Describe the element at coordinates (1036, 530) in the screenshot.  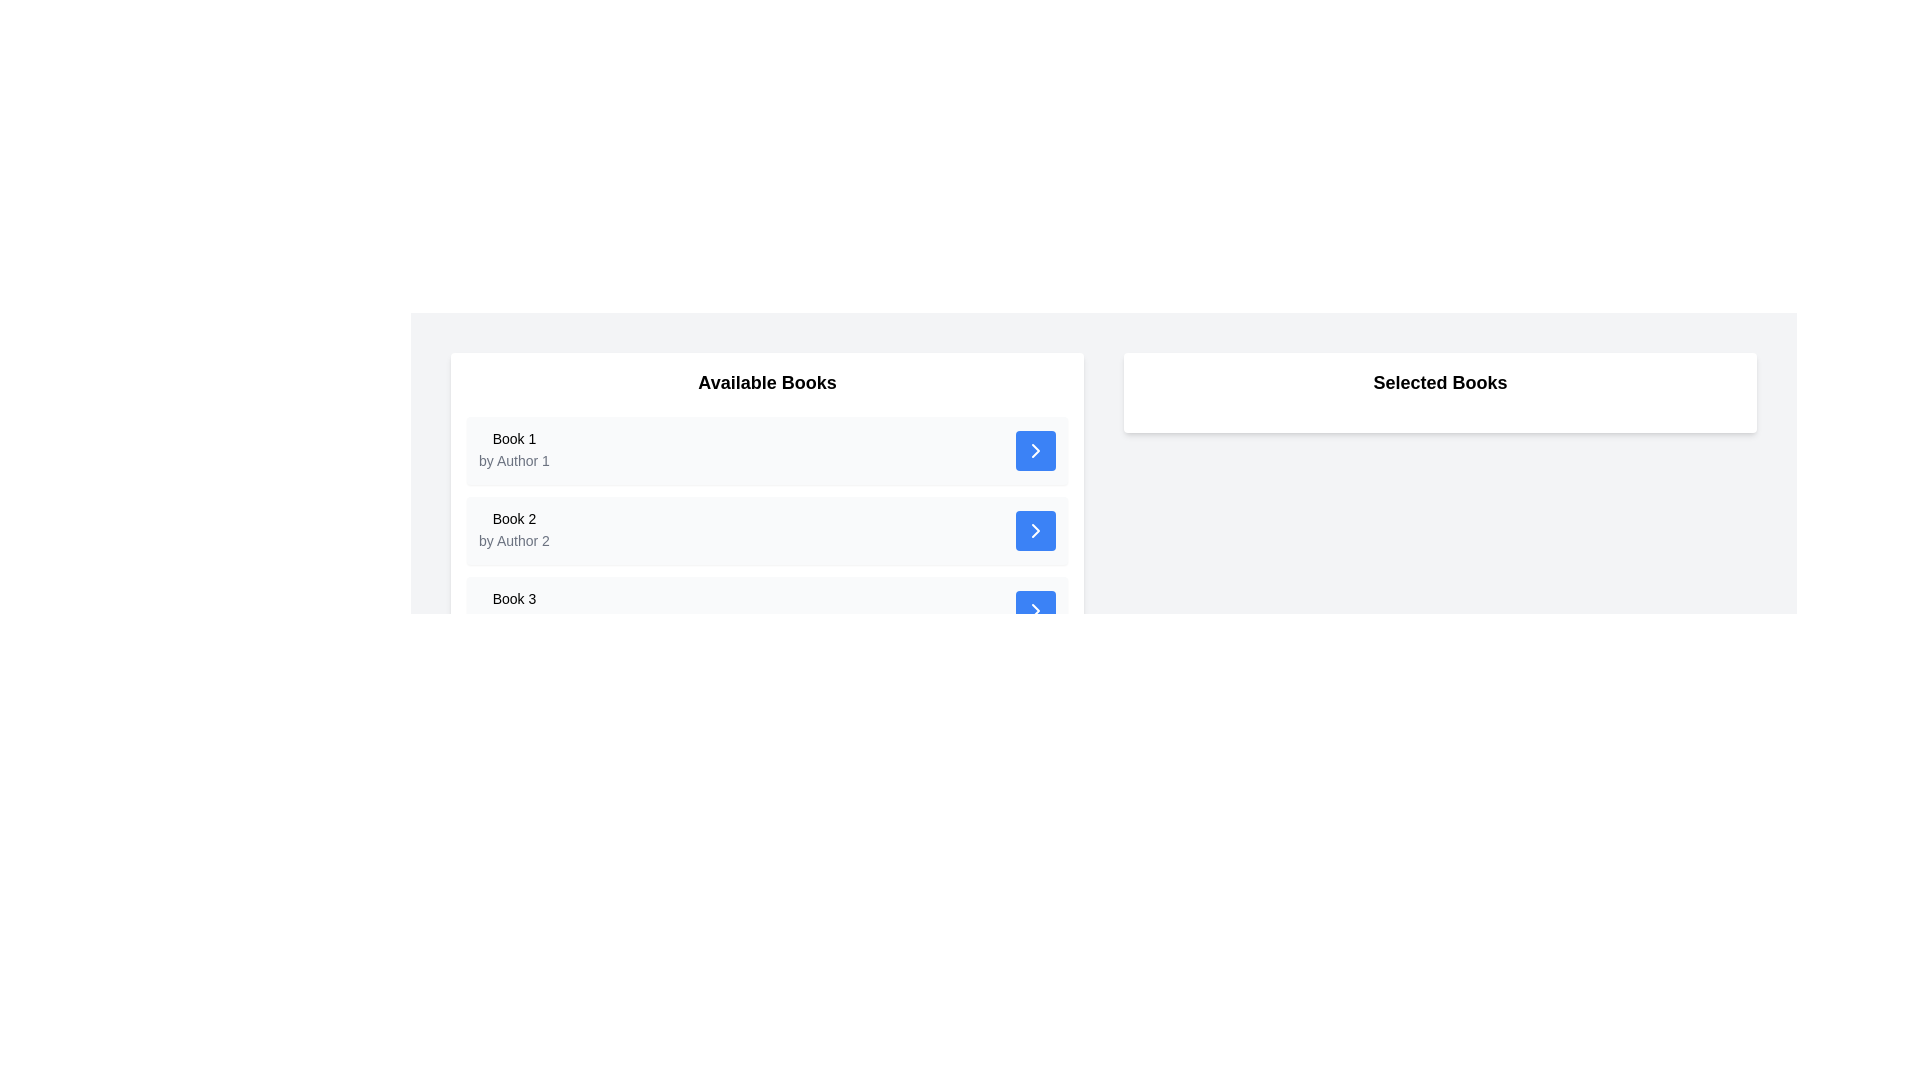
I see `the button in the far right corner of the list item for 'Book 2 by Author 2' in the 'Available Books' section` at that location.